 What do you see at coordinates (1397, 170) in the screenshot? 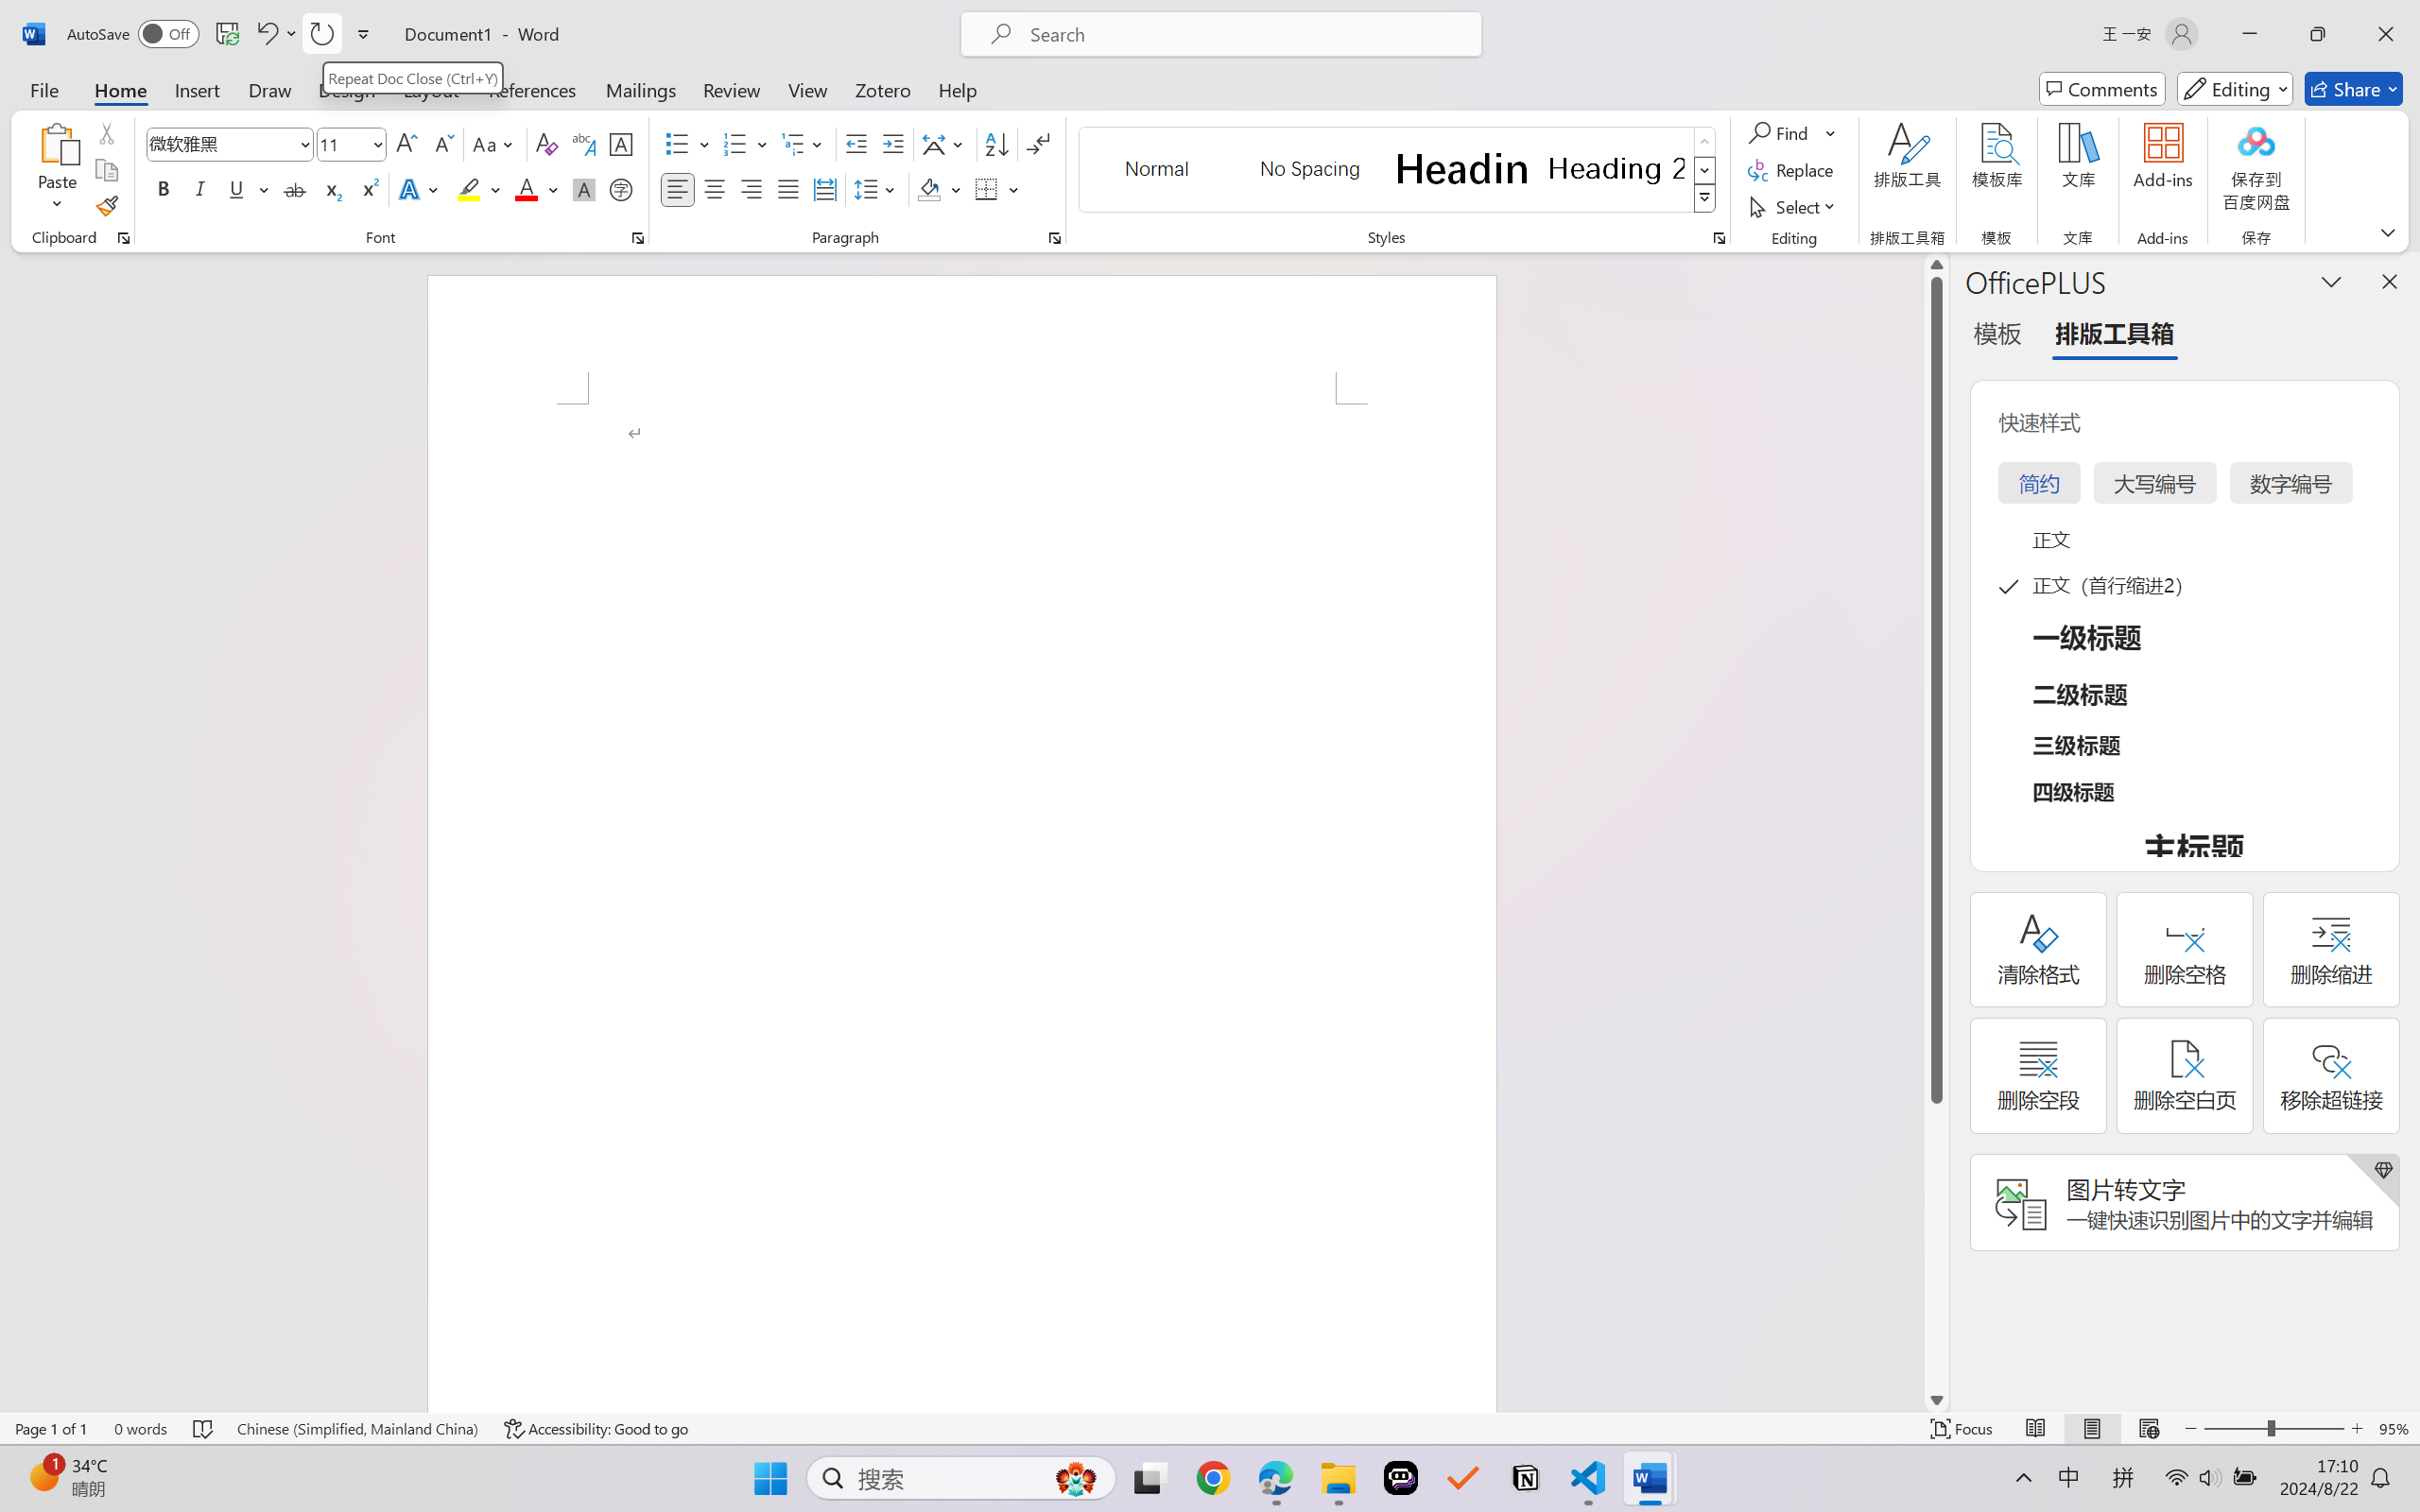
I see `'AutomationID: QuickStylesGallery'` at bounding box center [1397, 170].